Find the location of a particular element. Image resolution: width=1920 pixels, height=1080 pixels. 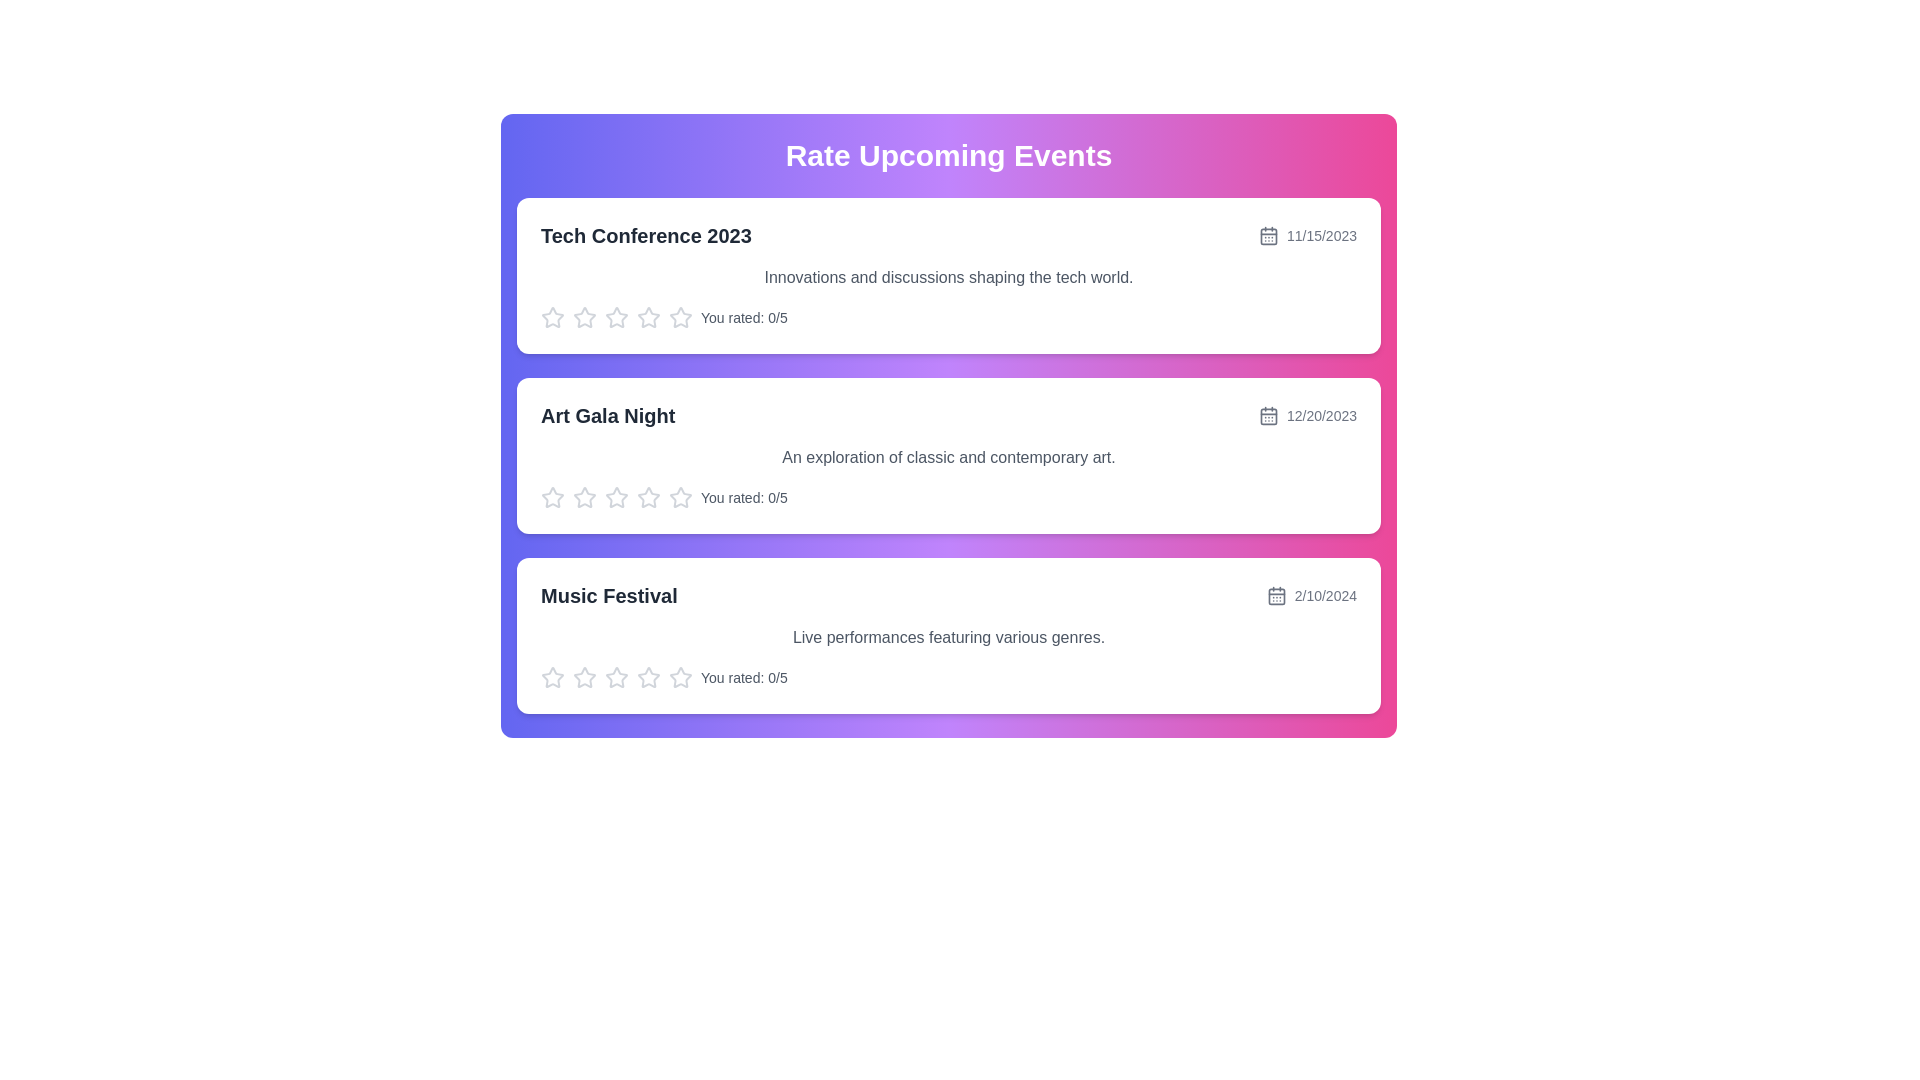

the calendar icon located in the top-right corner of the first item in the list, adjacent to the date '11/15/2023' is located at coordinates (1267, 235).